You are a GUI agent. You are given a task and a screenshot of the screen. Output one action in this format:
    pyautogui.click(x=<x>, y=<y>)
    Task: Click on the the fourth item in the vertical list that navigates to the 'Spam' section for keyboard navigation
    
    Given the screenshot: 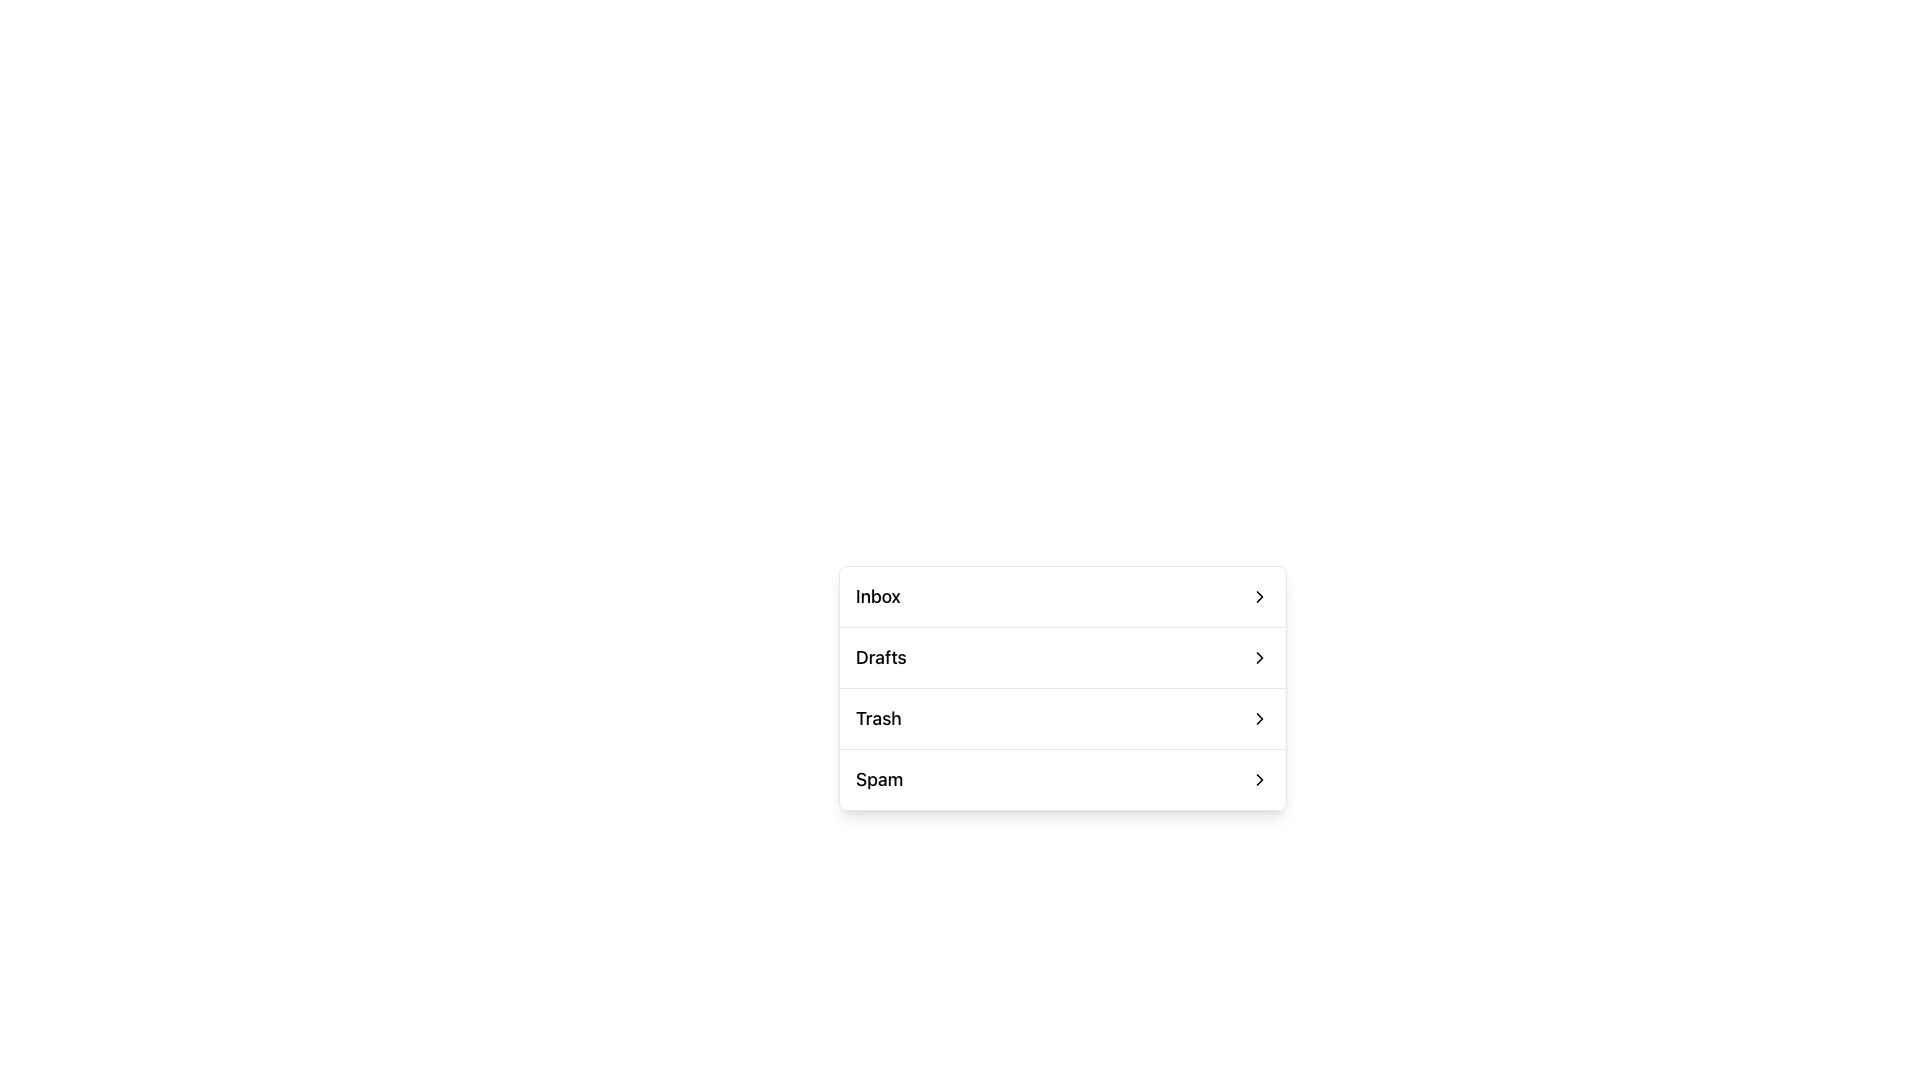 What is the action you would take?
    pyautogui.click(x=1061, y=778)
    